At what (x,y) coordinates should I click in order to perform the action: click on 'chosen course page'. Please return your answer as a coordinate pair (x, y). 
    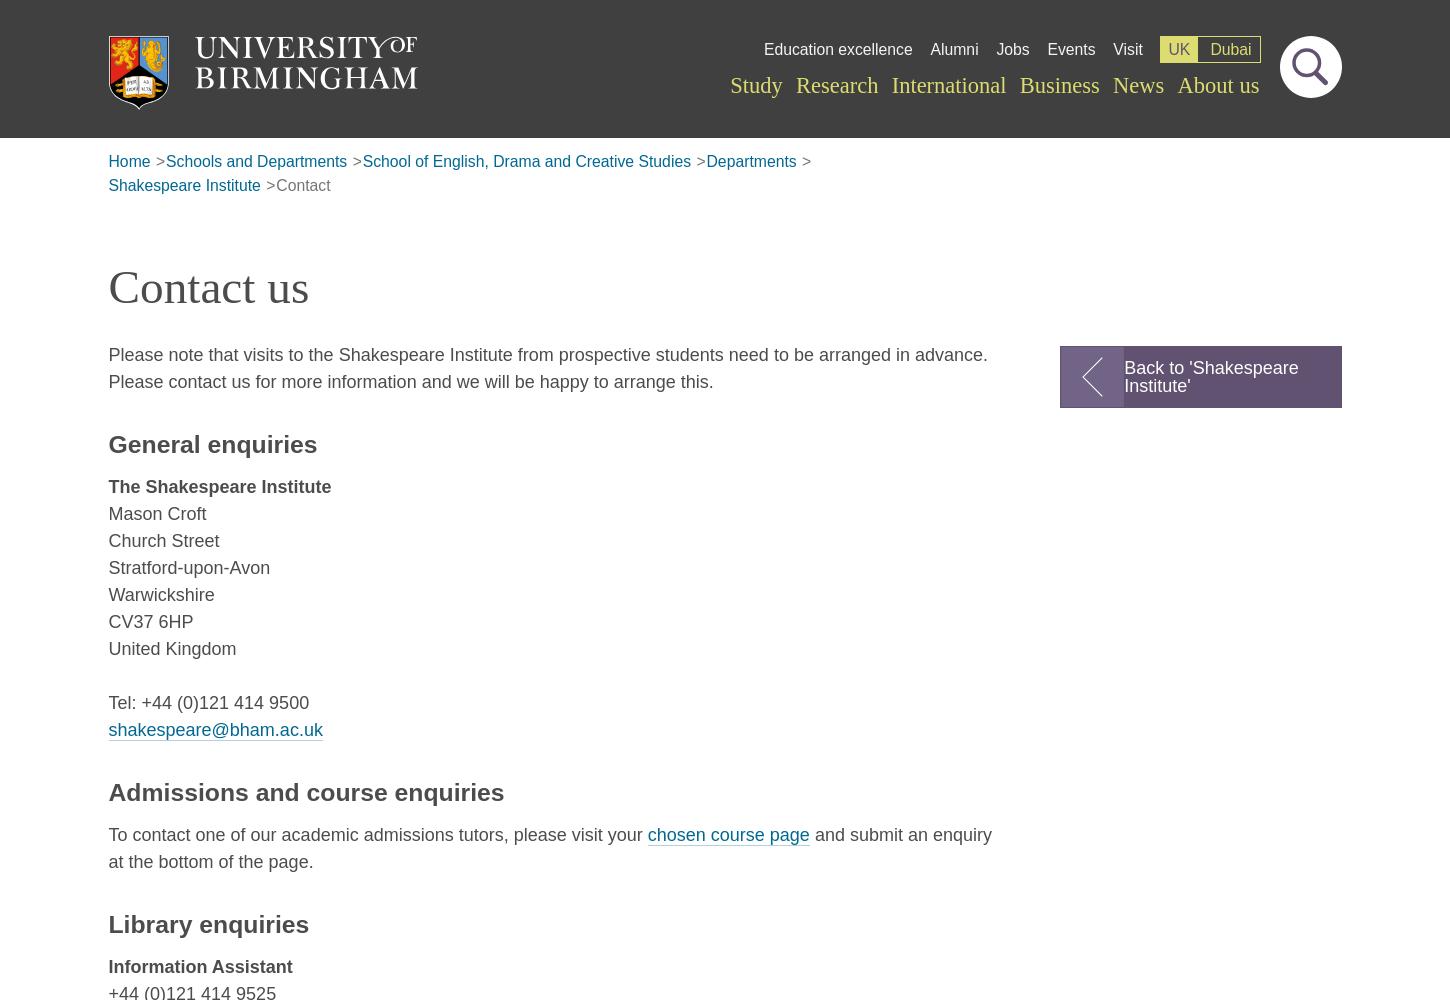
    Looking at the image, I should click on (645, 833).